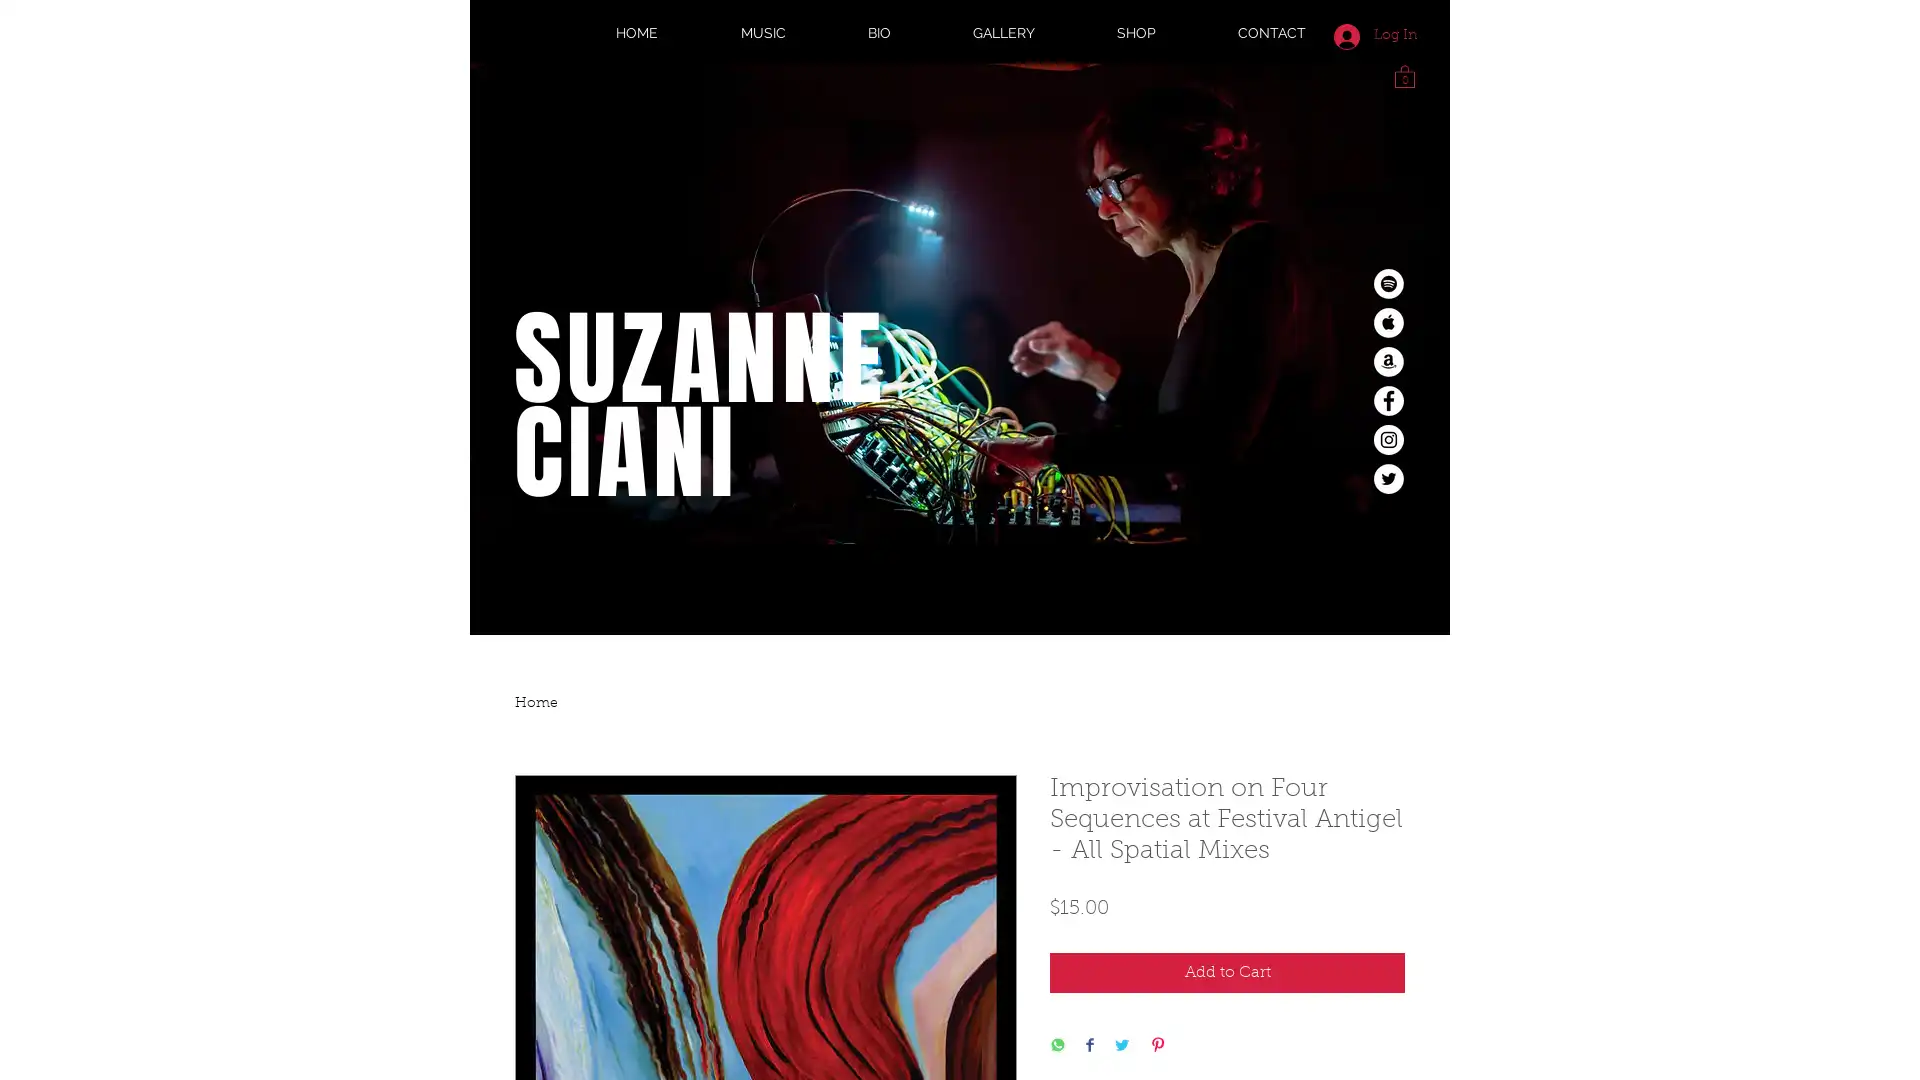 The width and height of the screenshot is (1920, 1080). Describe the element at coordinates (1404, 74) in the screenshot. I see `Cart with 0 items` at that location.